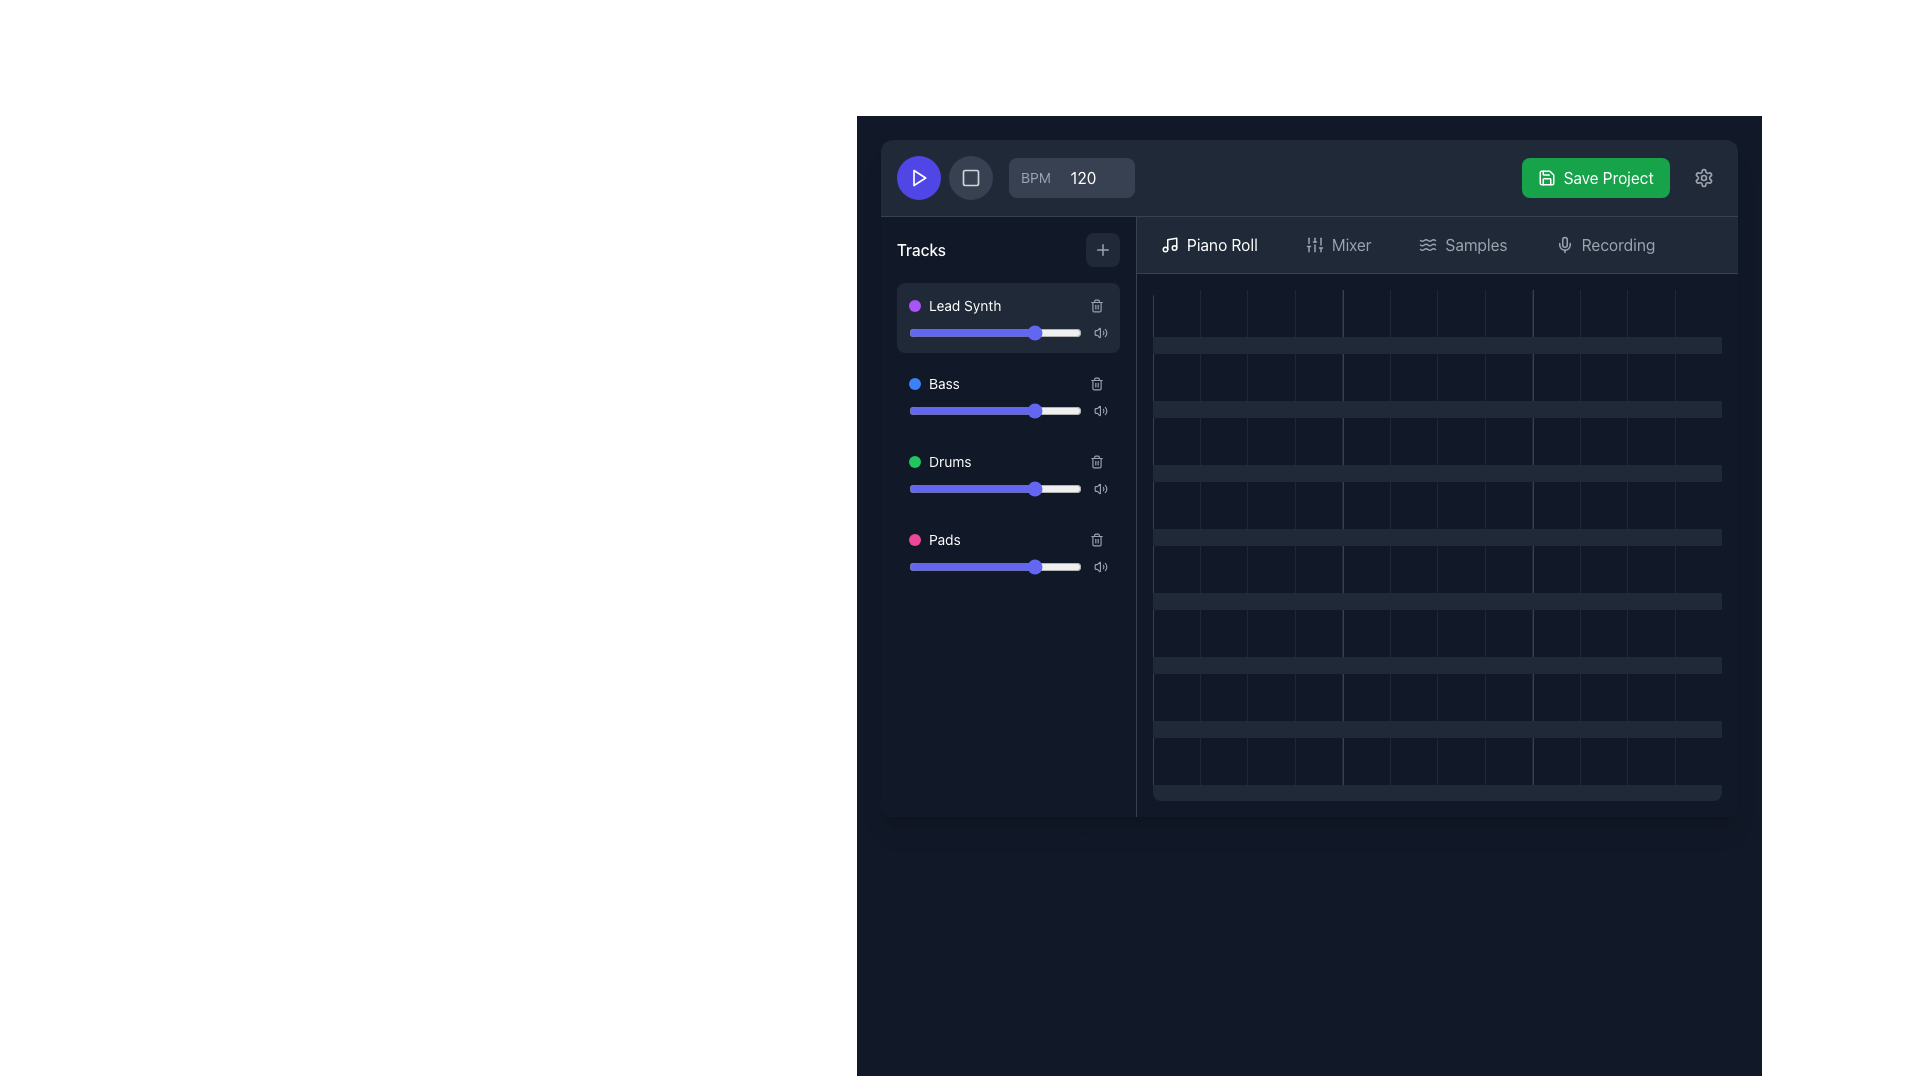  I want to click on the slider value, so click(1041, 410).